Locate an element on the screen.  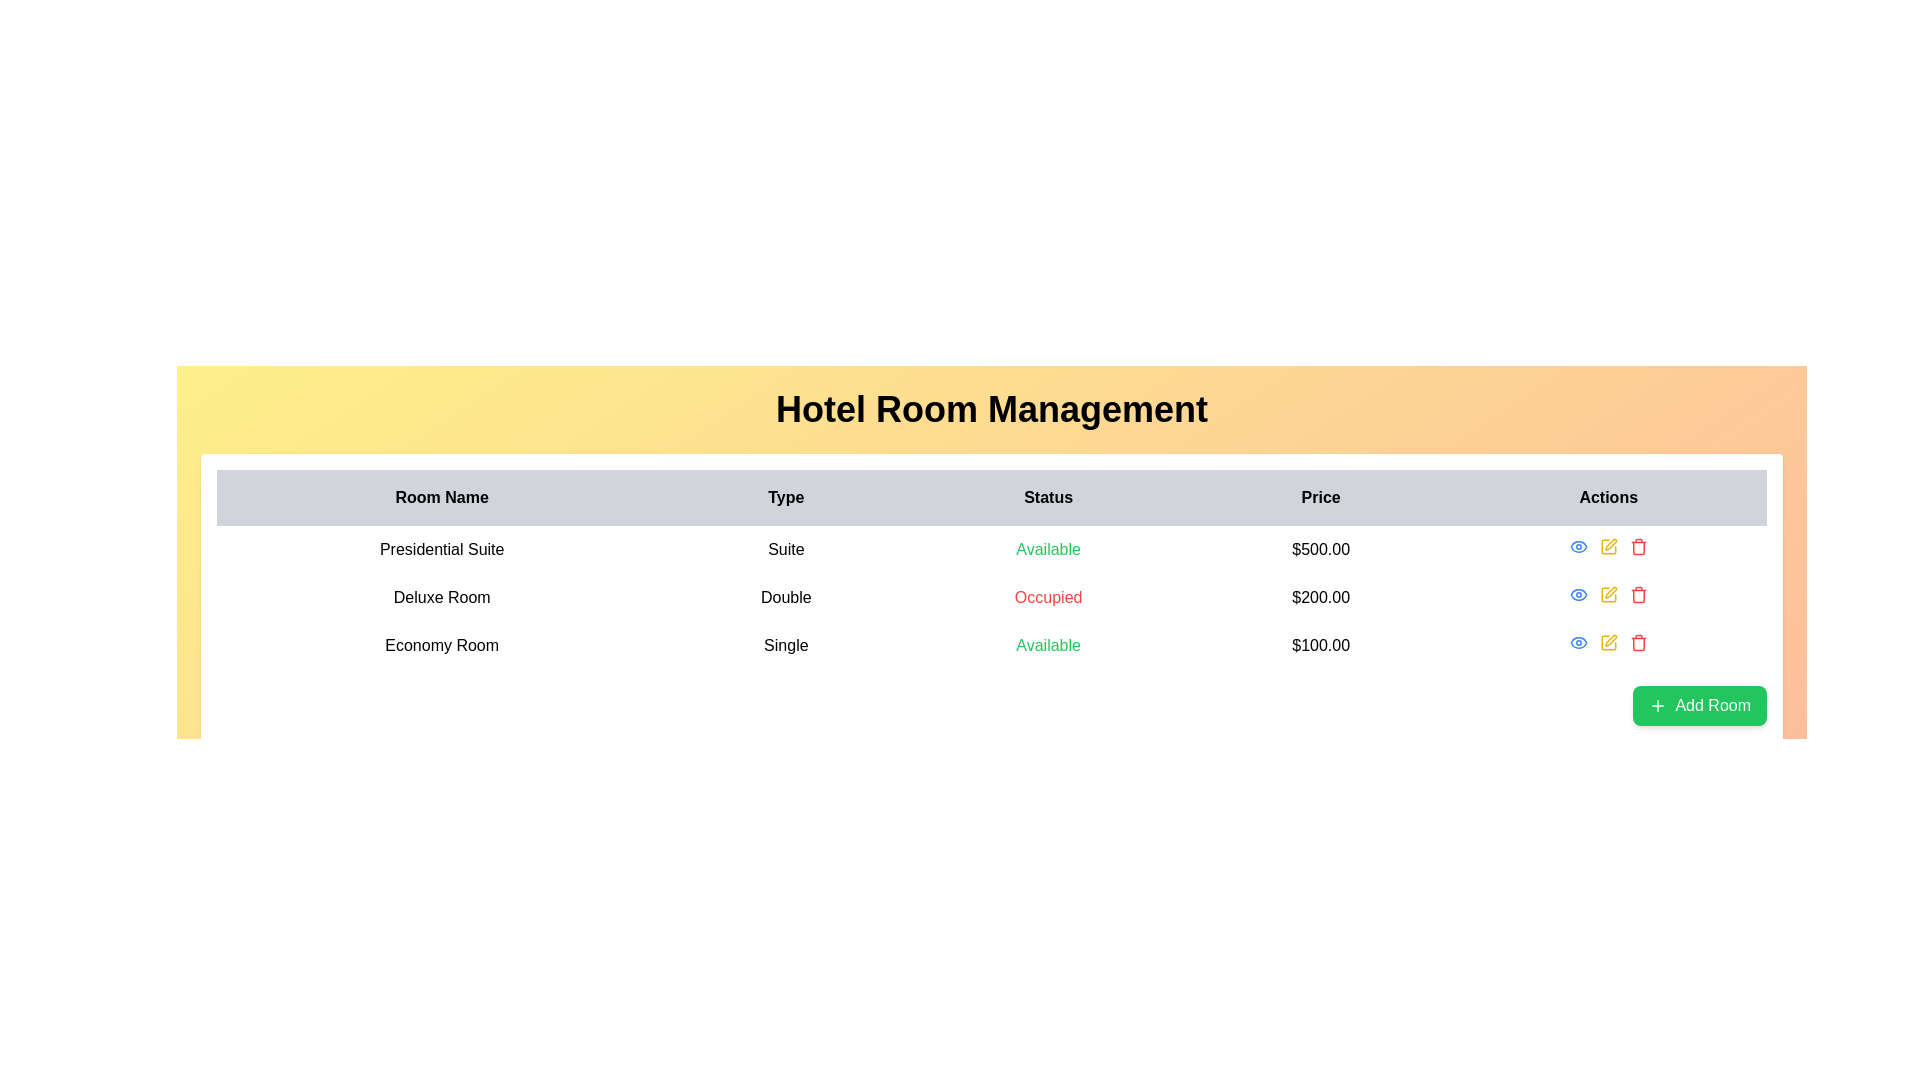
the yellow pencil icon in the Inline action buttons group for the 'Deluxe Room' entry is located at coordinates (1608, 593).